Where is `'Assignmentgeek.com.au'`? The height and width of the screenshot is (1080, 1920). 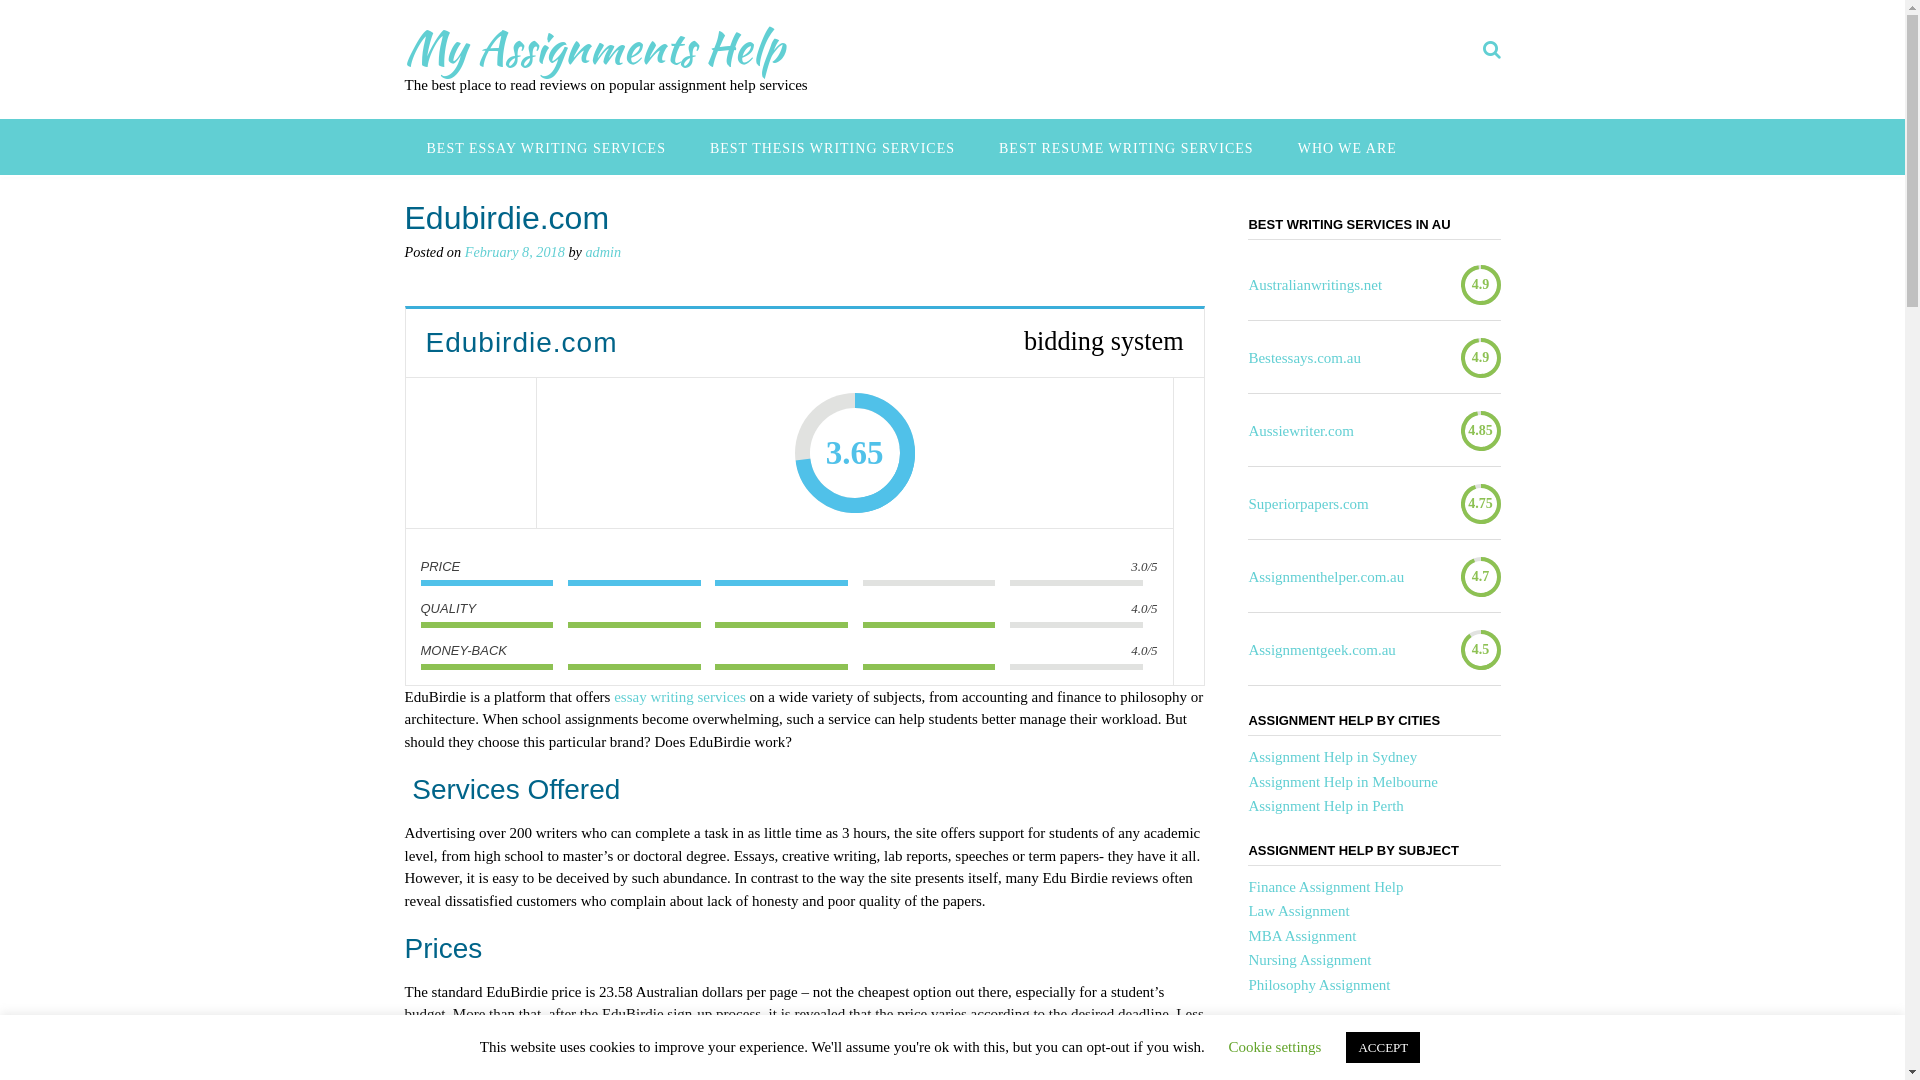
'Assignmentgeek.com.au' is located at coordinates (1321, 650).